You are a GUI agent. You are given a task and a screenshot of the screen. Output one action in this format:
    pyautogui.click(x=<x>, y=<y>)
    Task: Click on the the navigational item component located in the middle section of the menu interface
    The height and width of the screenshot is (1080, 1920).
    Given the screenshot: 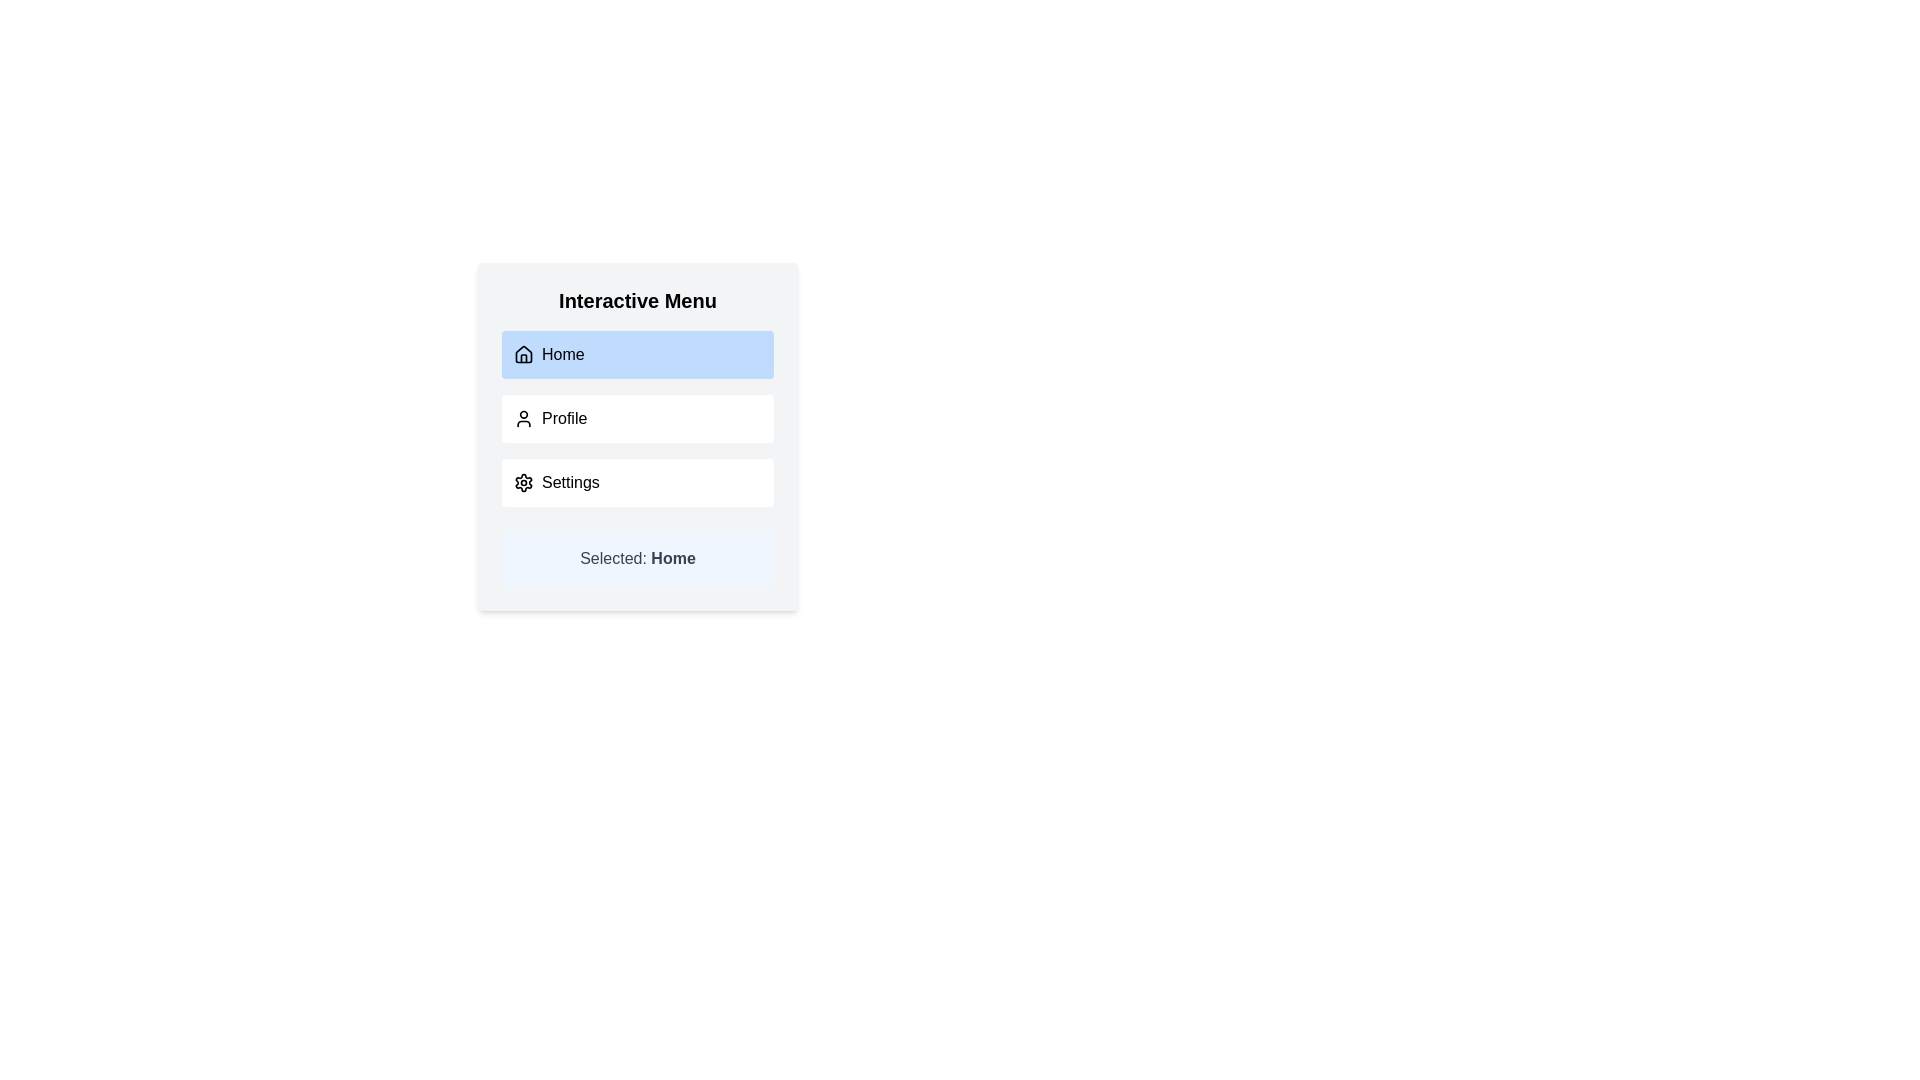 What is the action you would take?
    pyautogui.click(x=637, y=418)
    